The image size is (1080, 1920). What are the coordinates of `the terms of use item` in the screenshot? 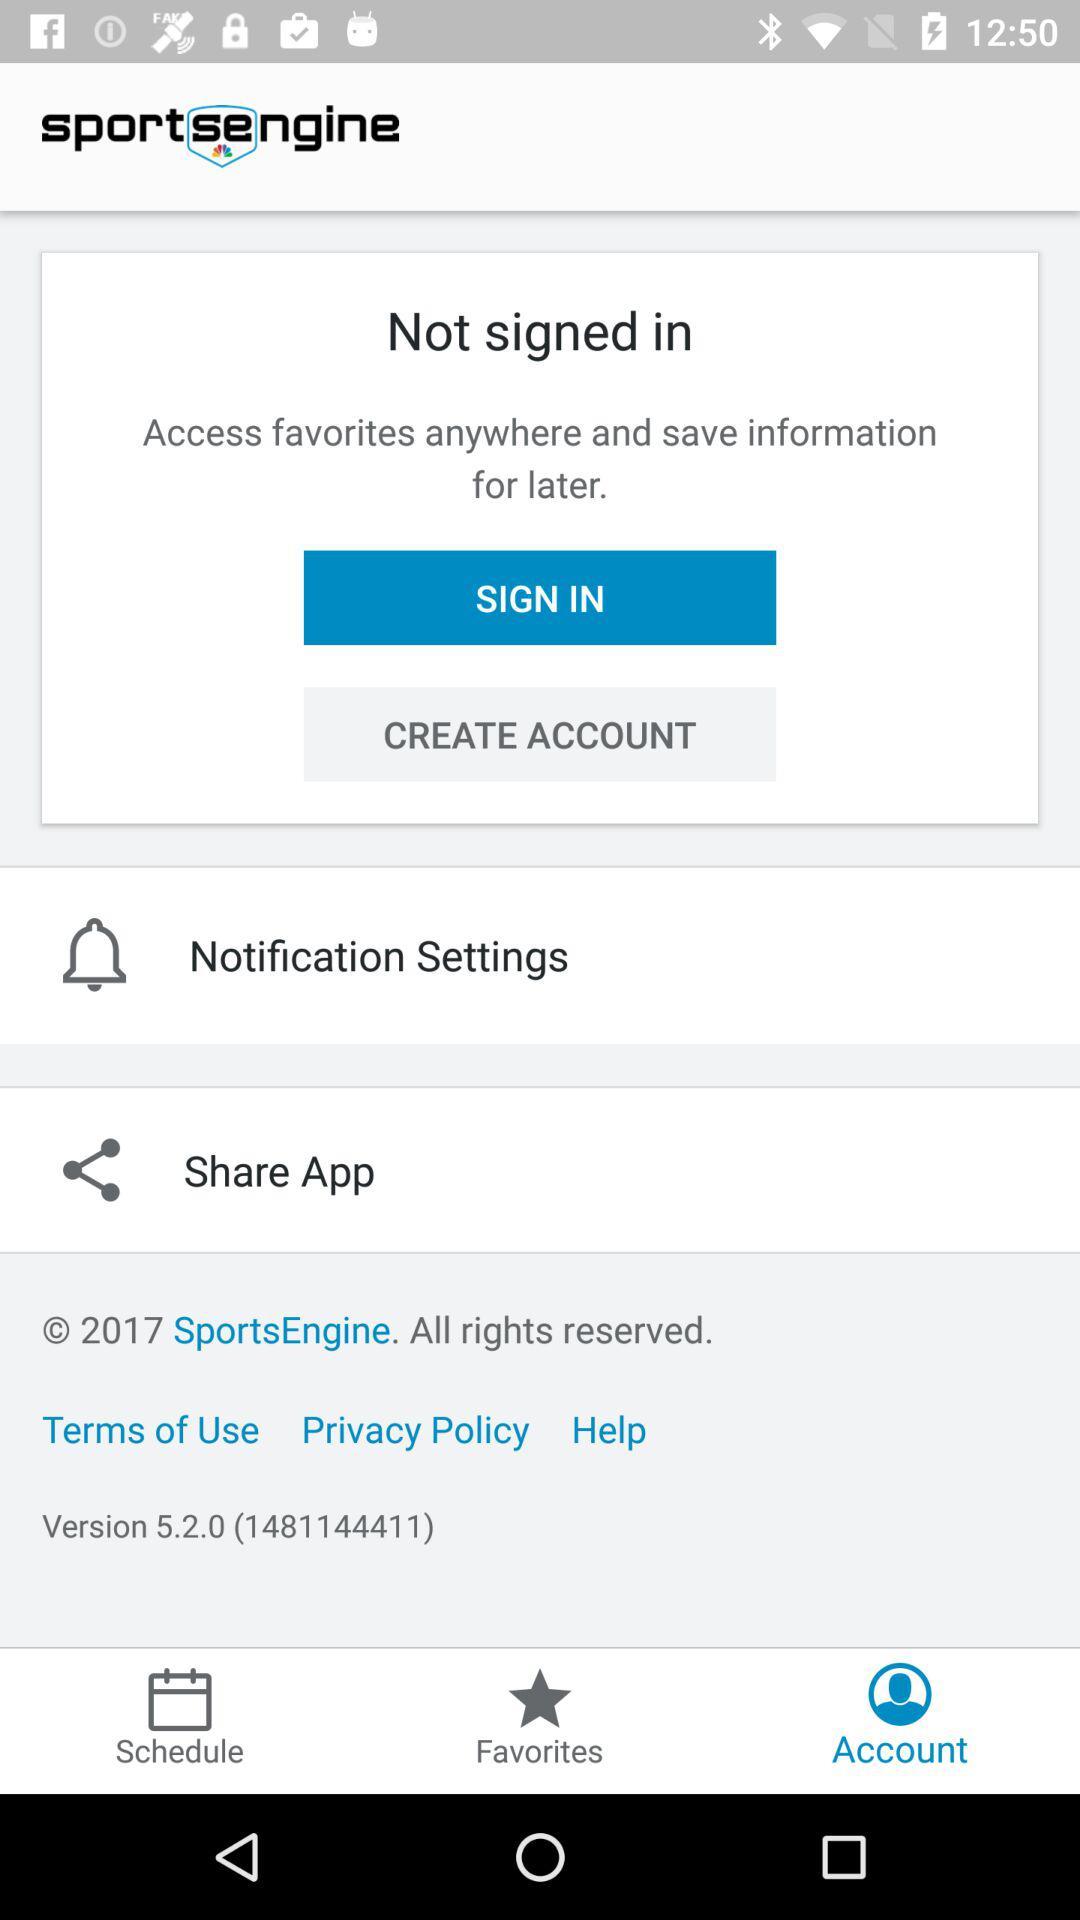 It's located at (149, 1427).